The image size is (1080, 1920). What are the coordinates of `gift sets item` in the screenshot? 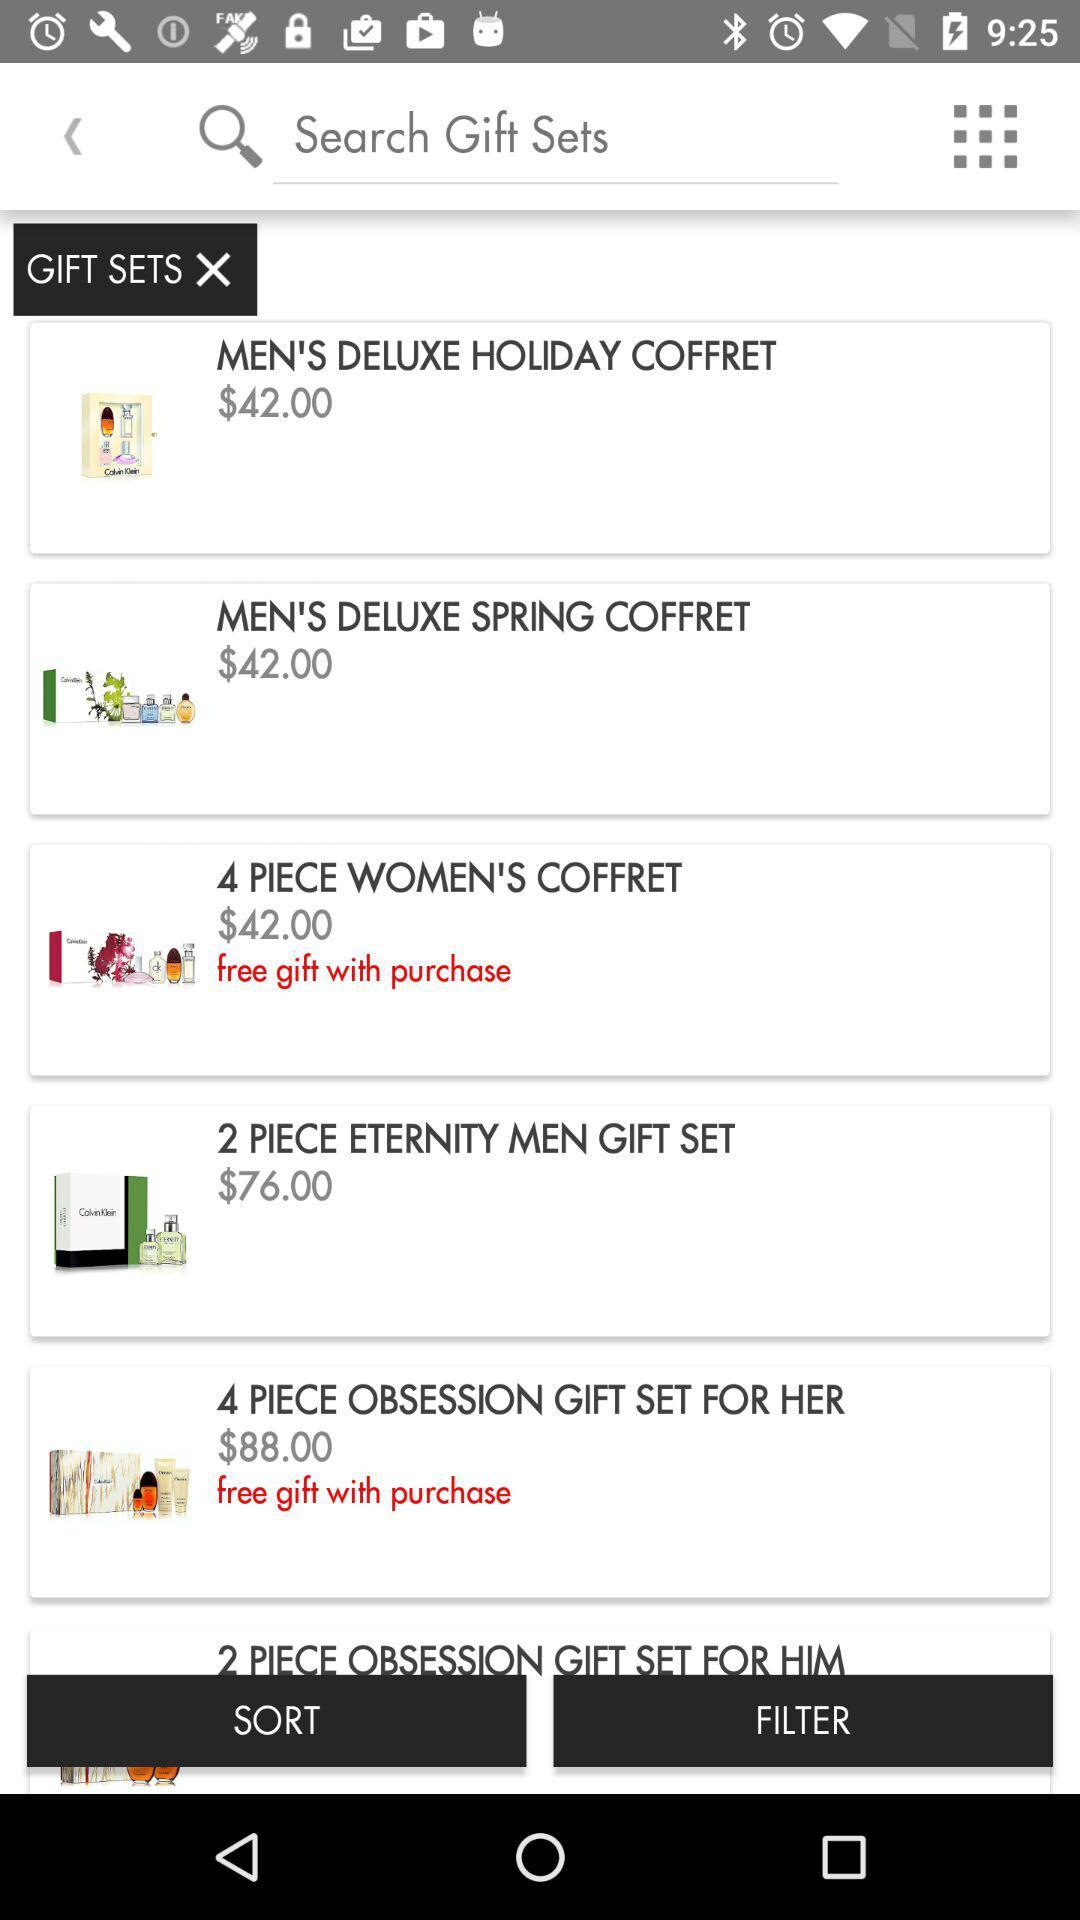 It's located at (135, 268).